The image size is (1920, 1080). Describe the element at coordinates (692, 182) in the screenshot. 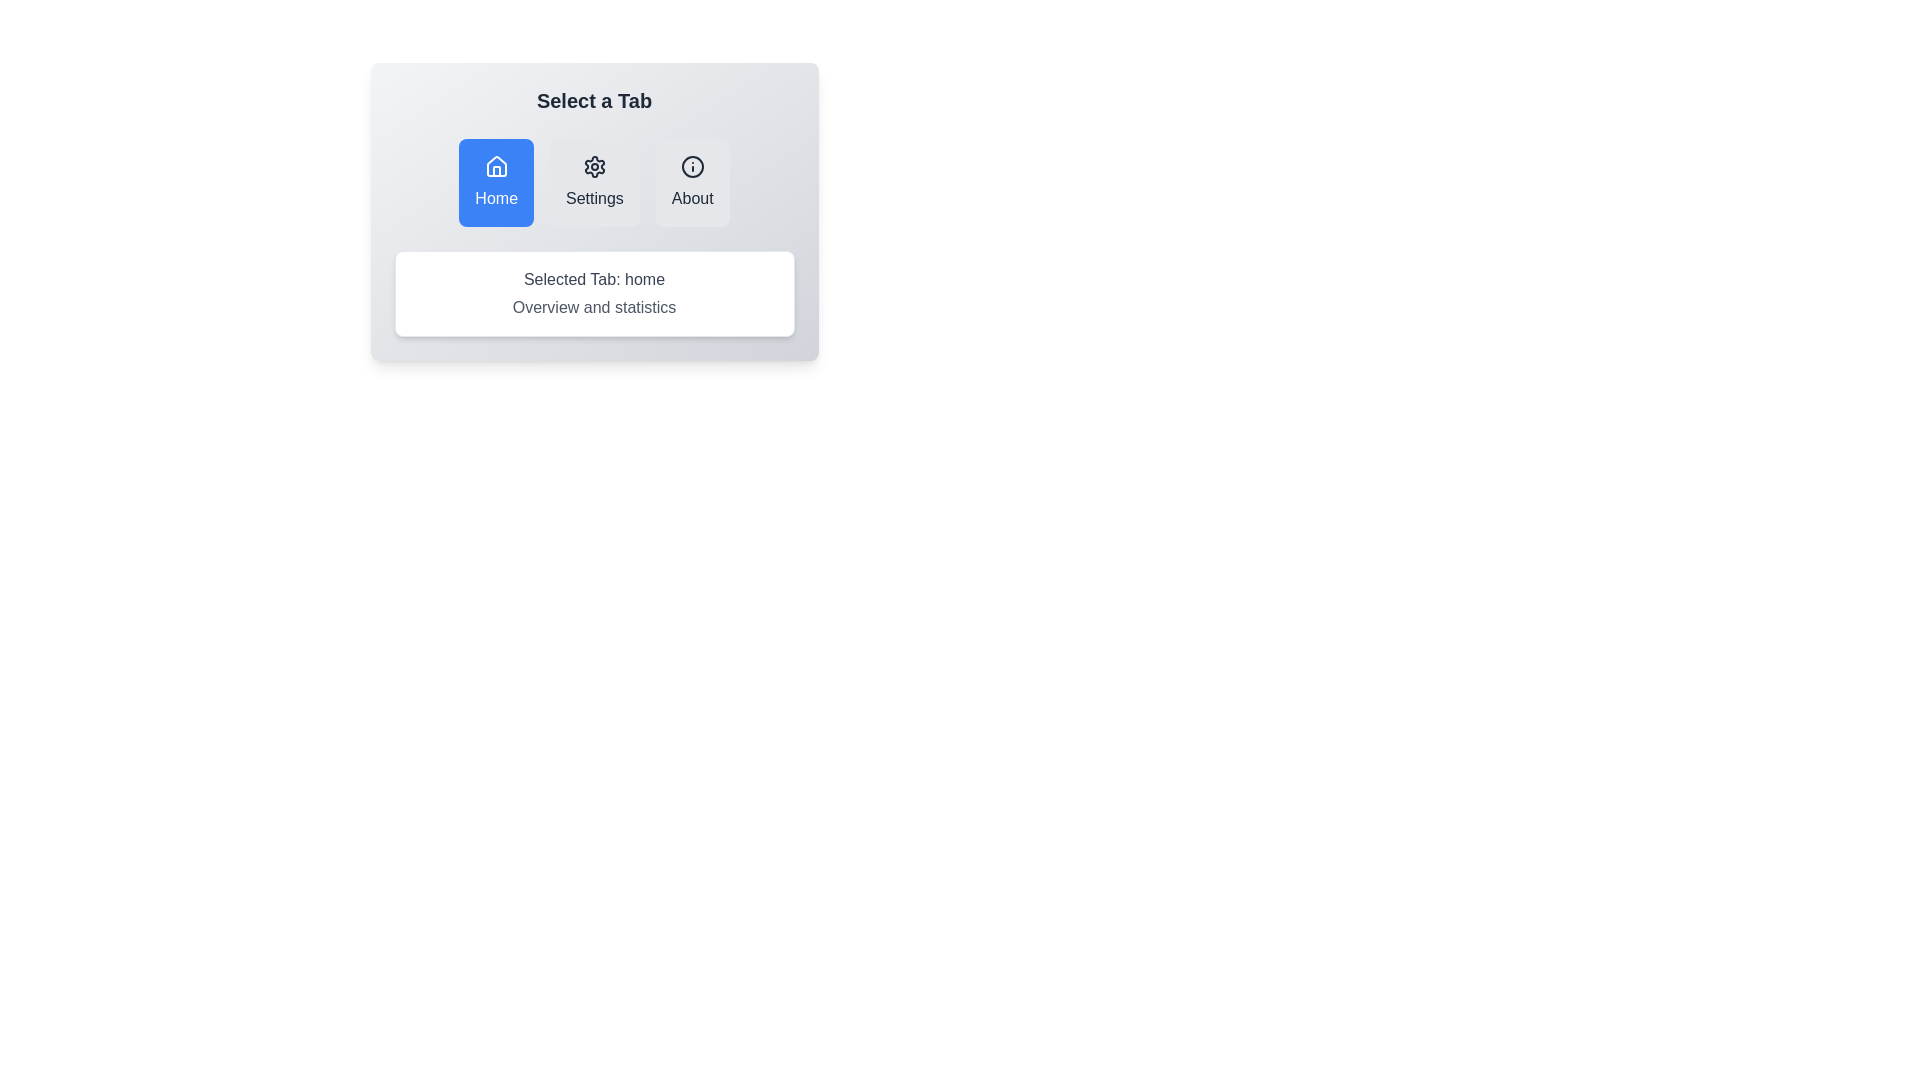

I see `the tab labeled About to observe its hover effect` at that location.